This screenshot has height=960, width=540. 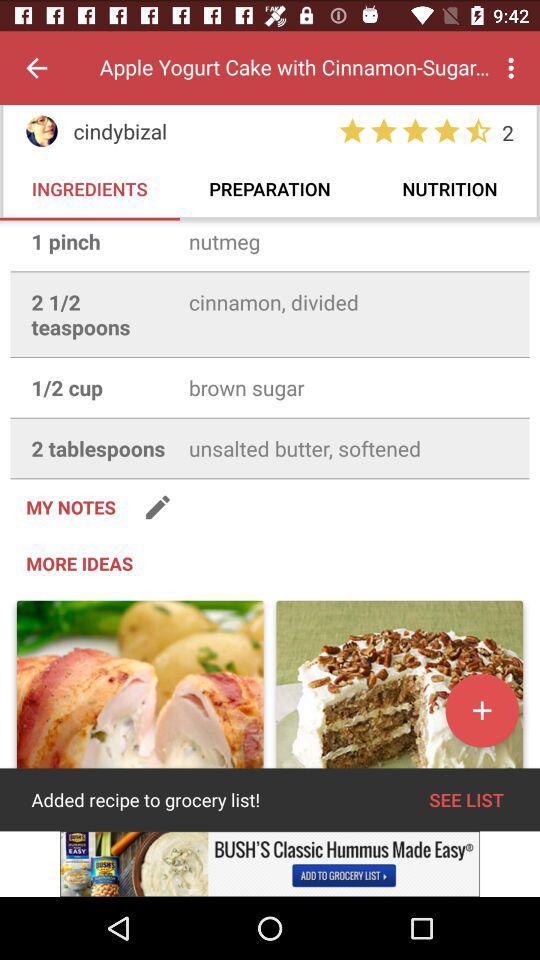 I want to click on added recipe to grocery list button, so click(x=139, y=706).